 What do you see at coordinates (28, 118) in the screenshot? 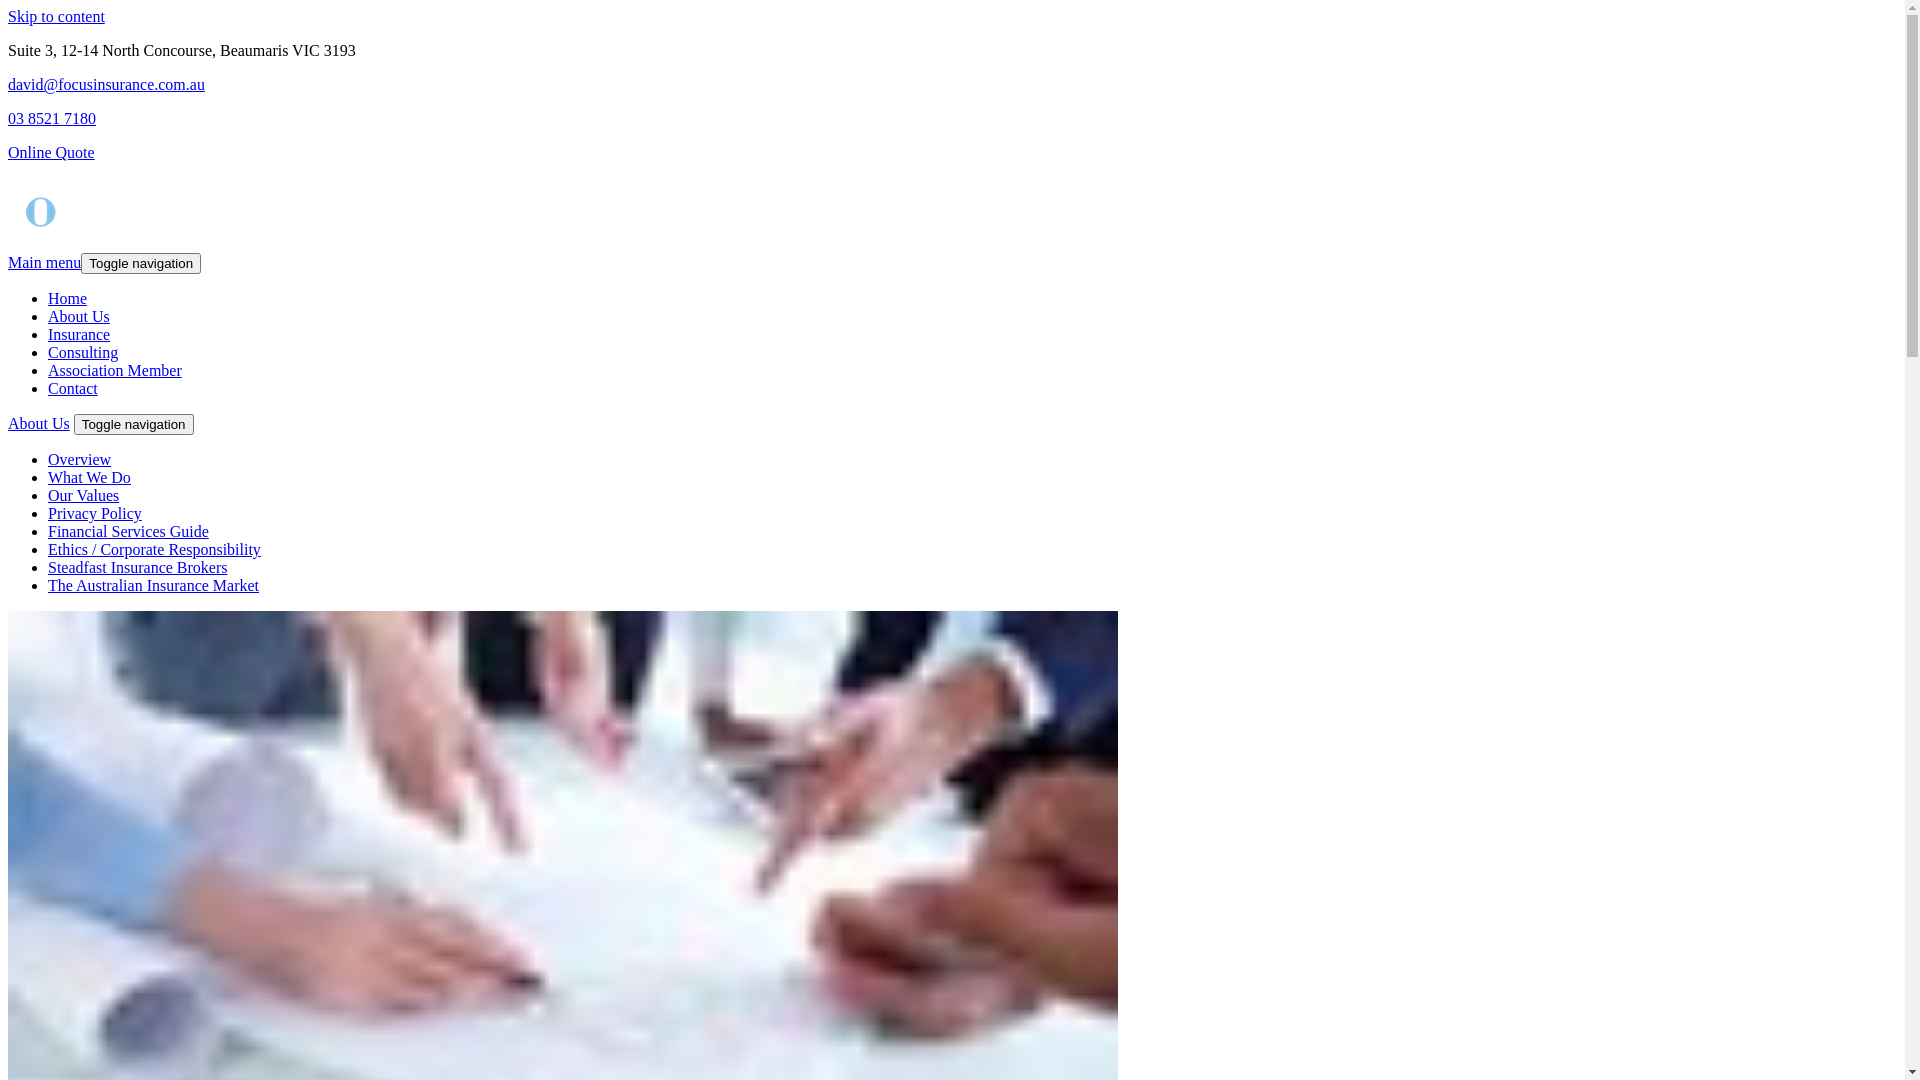
I see `'8521 7180'` at bounding box center [28, 118].